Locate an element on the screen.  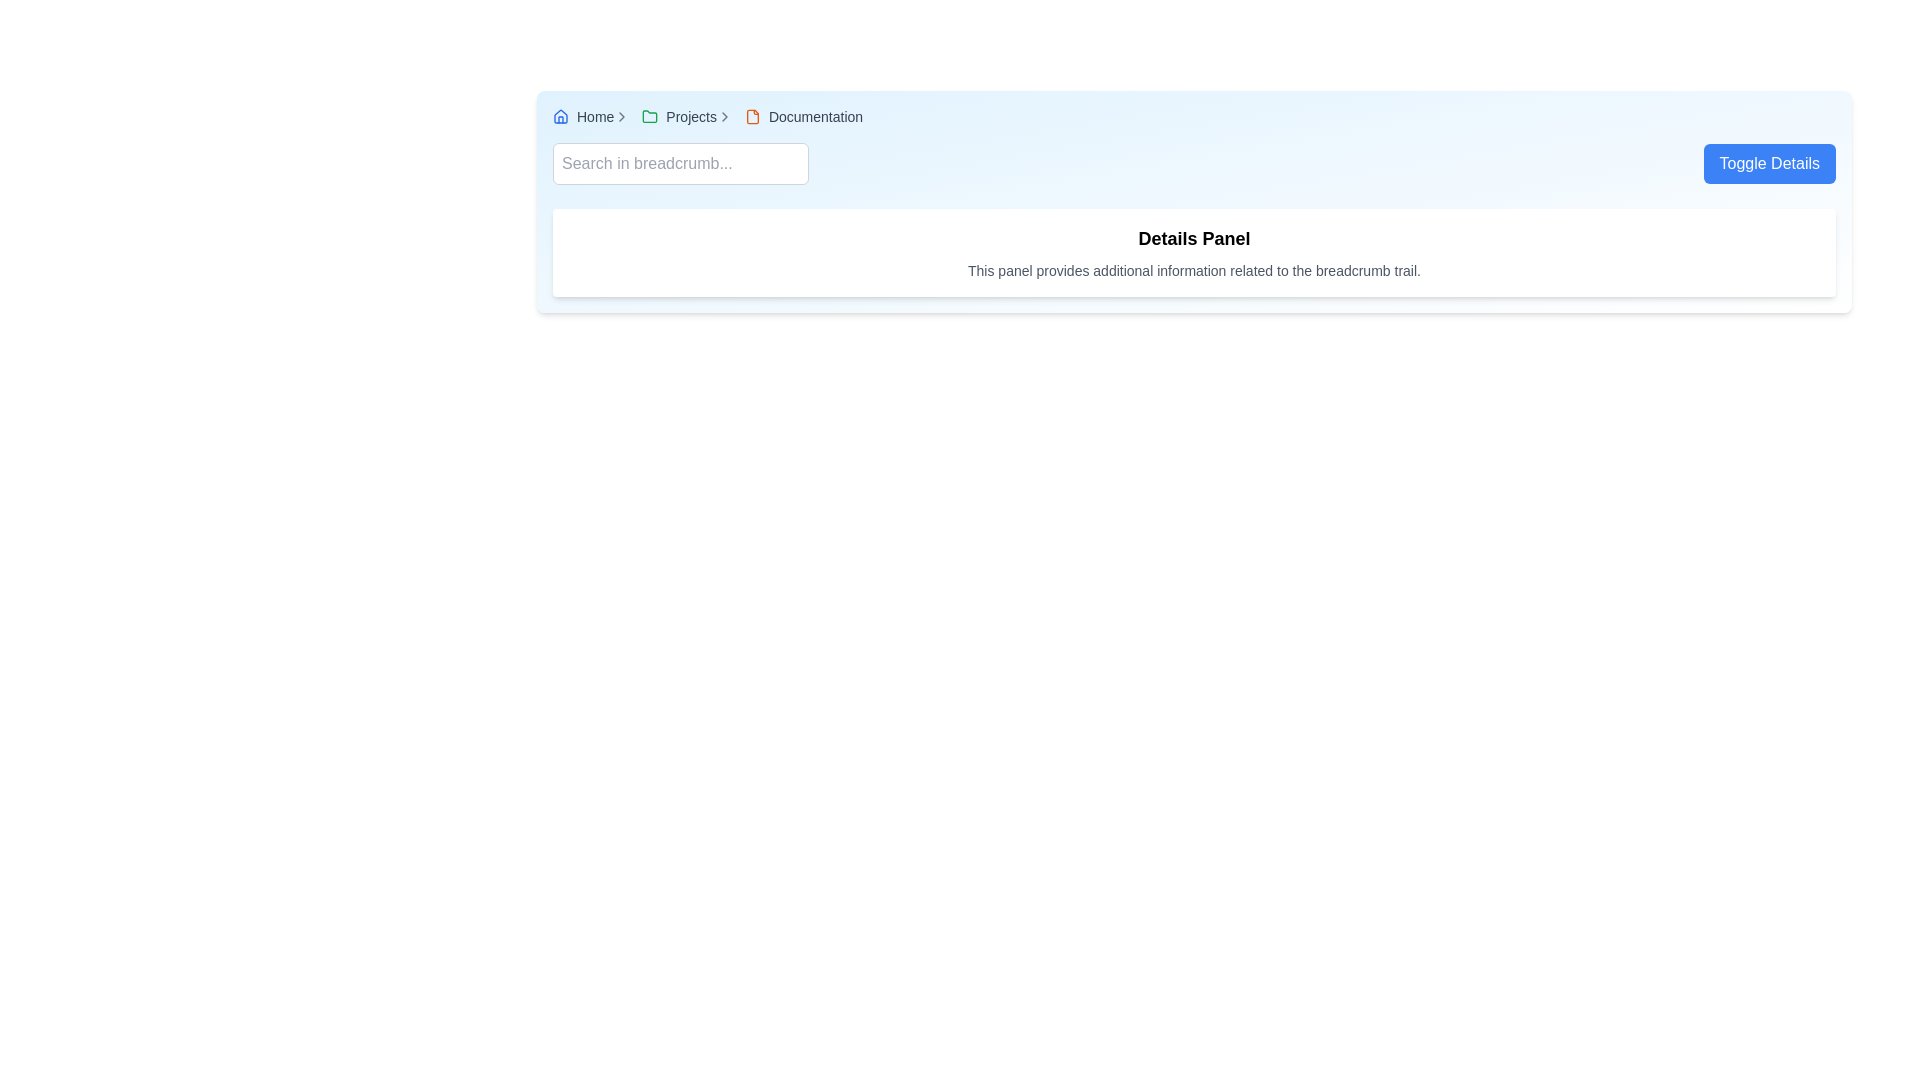
the 'Documentation' text label, which is styled in gray and located at the end of the breadcrumb navigation bar is located at coordinates (816, 116).